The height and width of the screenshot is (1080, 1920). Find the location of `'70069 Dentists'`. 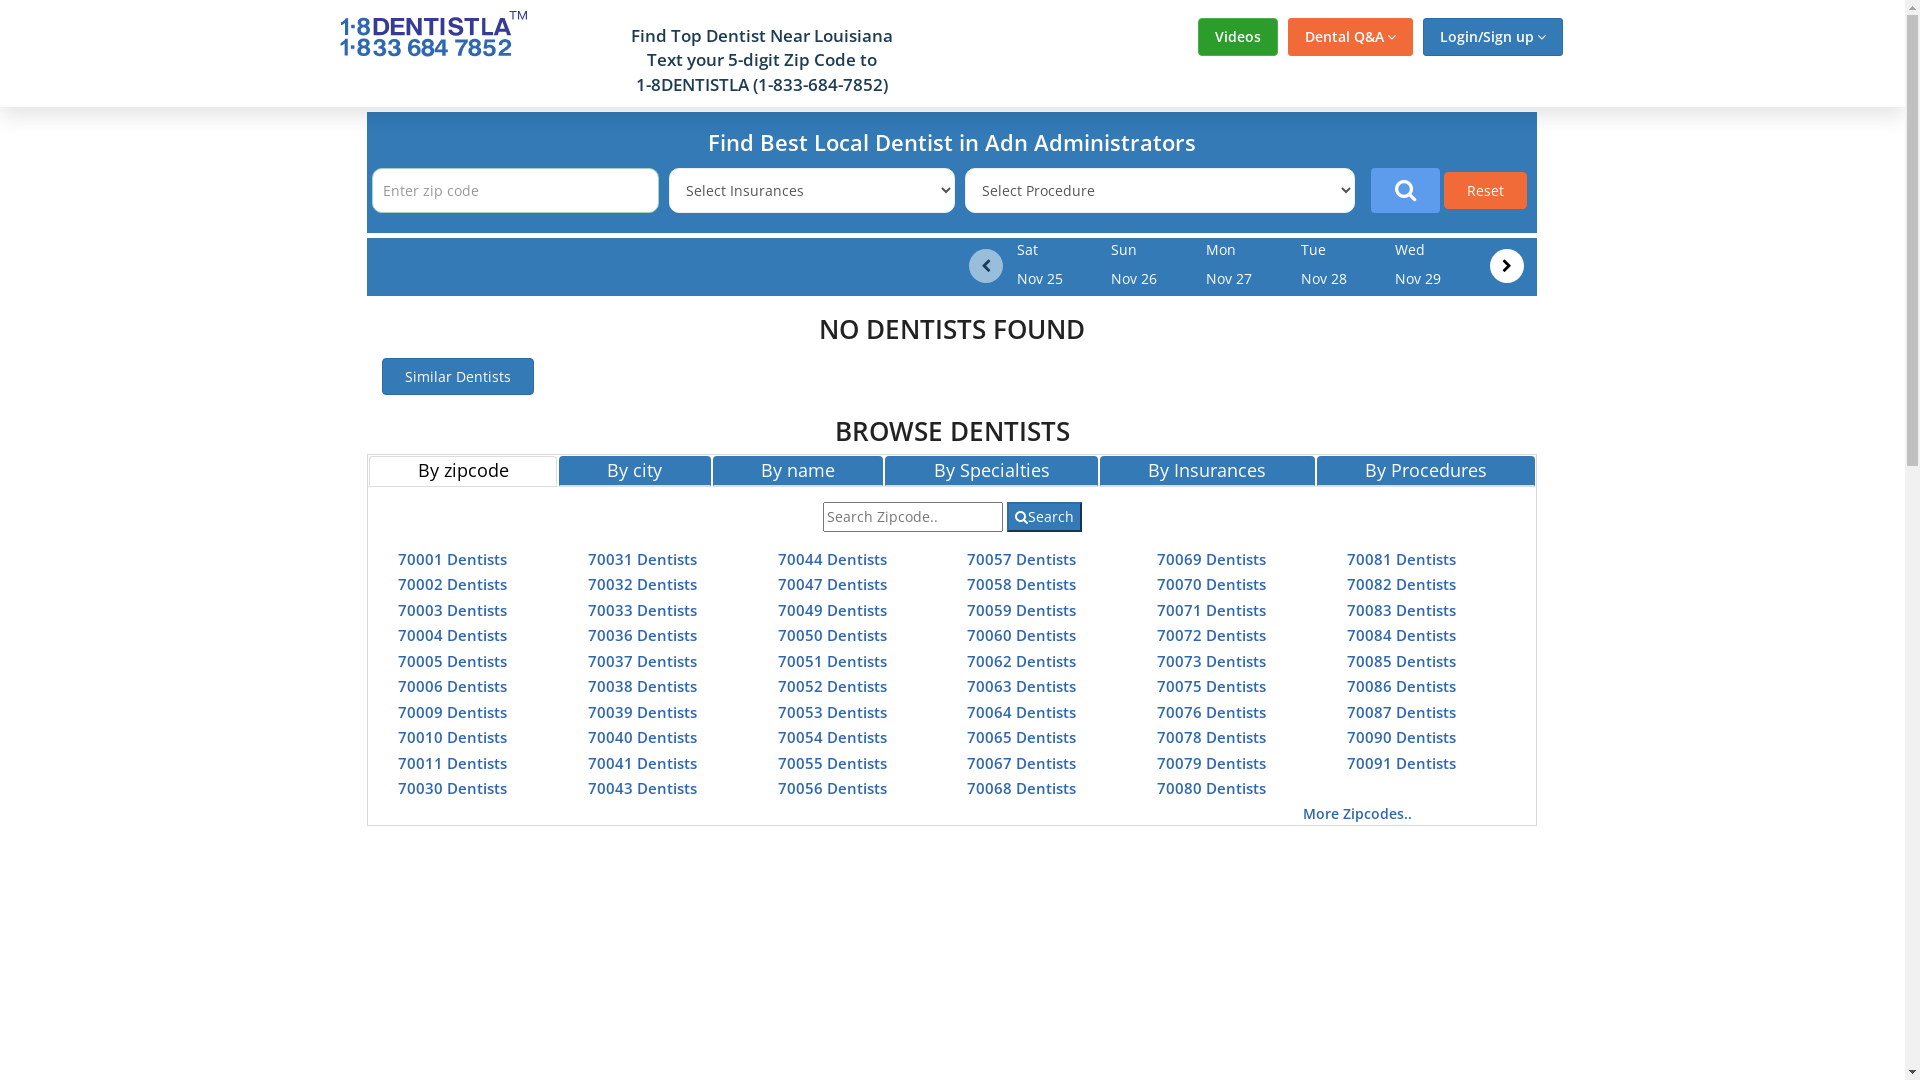

'70069 Dentists' is located at coordinates (1156, 558).